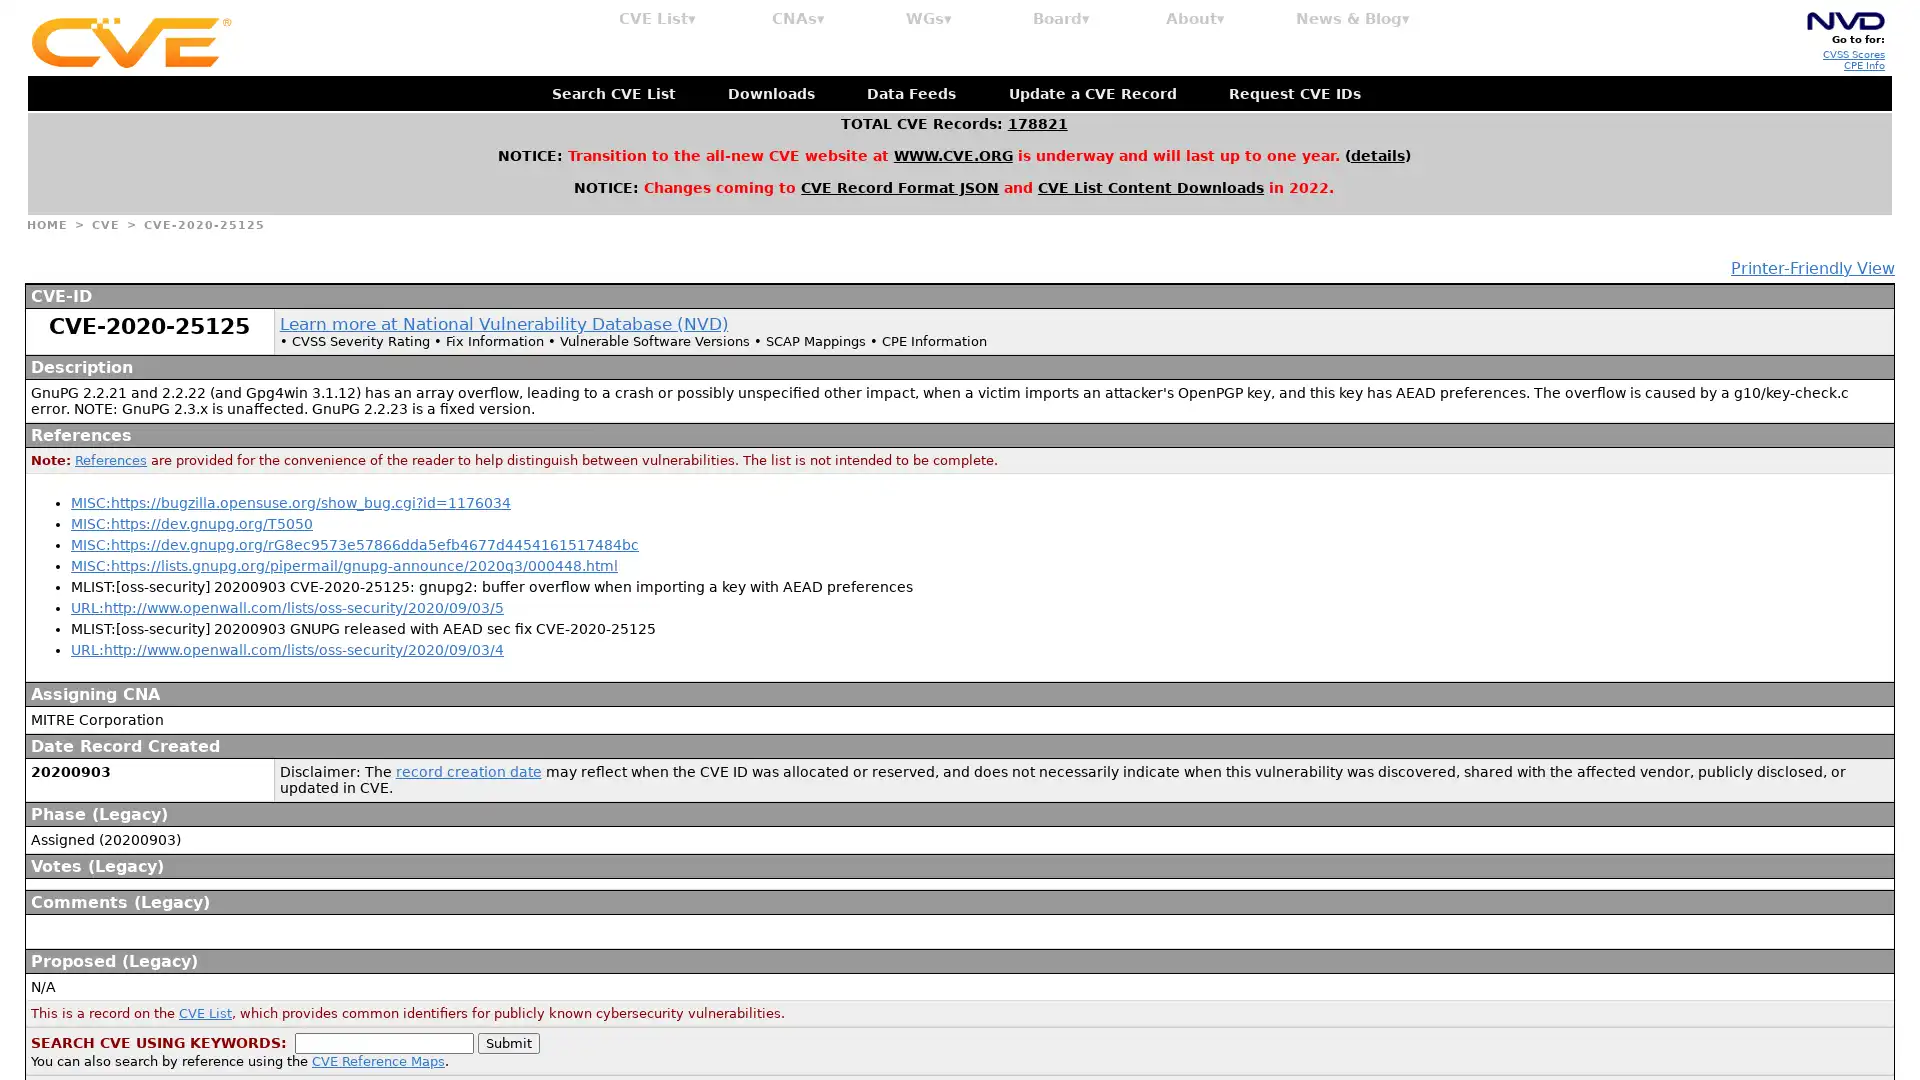 Image resolution: width=1920 pixels, height=1080 pixels. I want to click on Board, so click(1060, 19).